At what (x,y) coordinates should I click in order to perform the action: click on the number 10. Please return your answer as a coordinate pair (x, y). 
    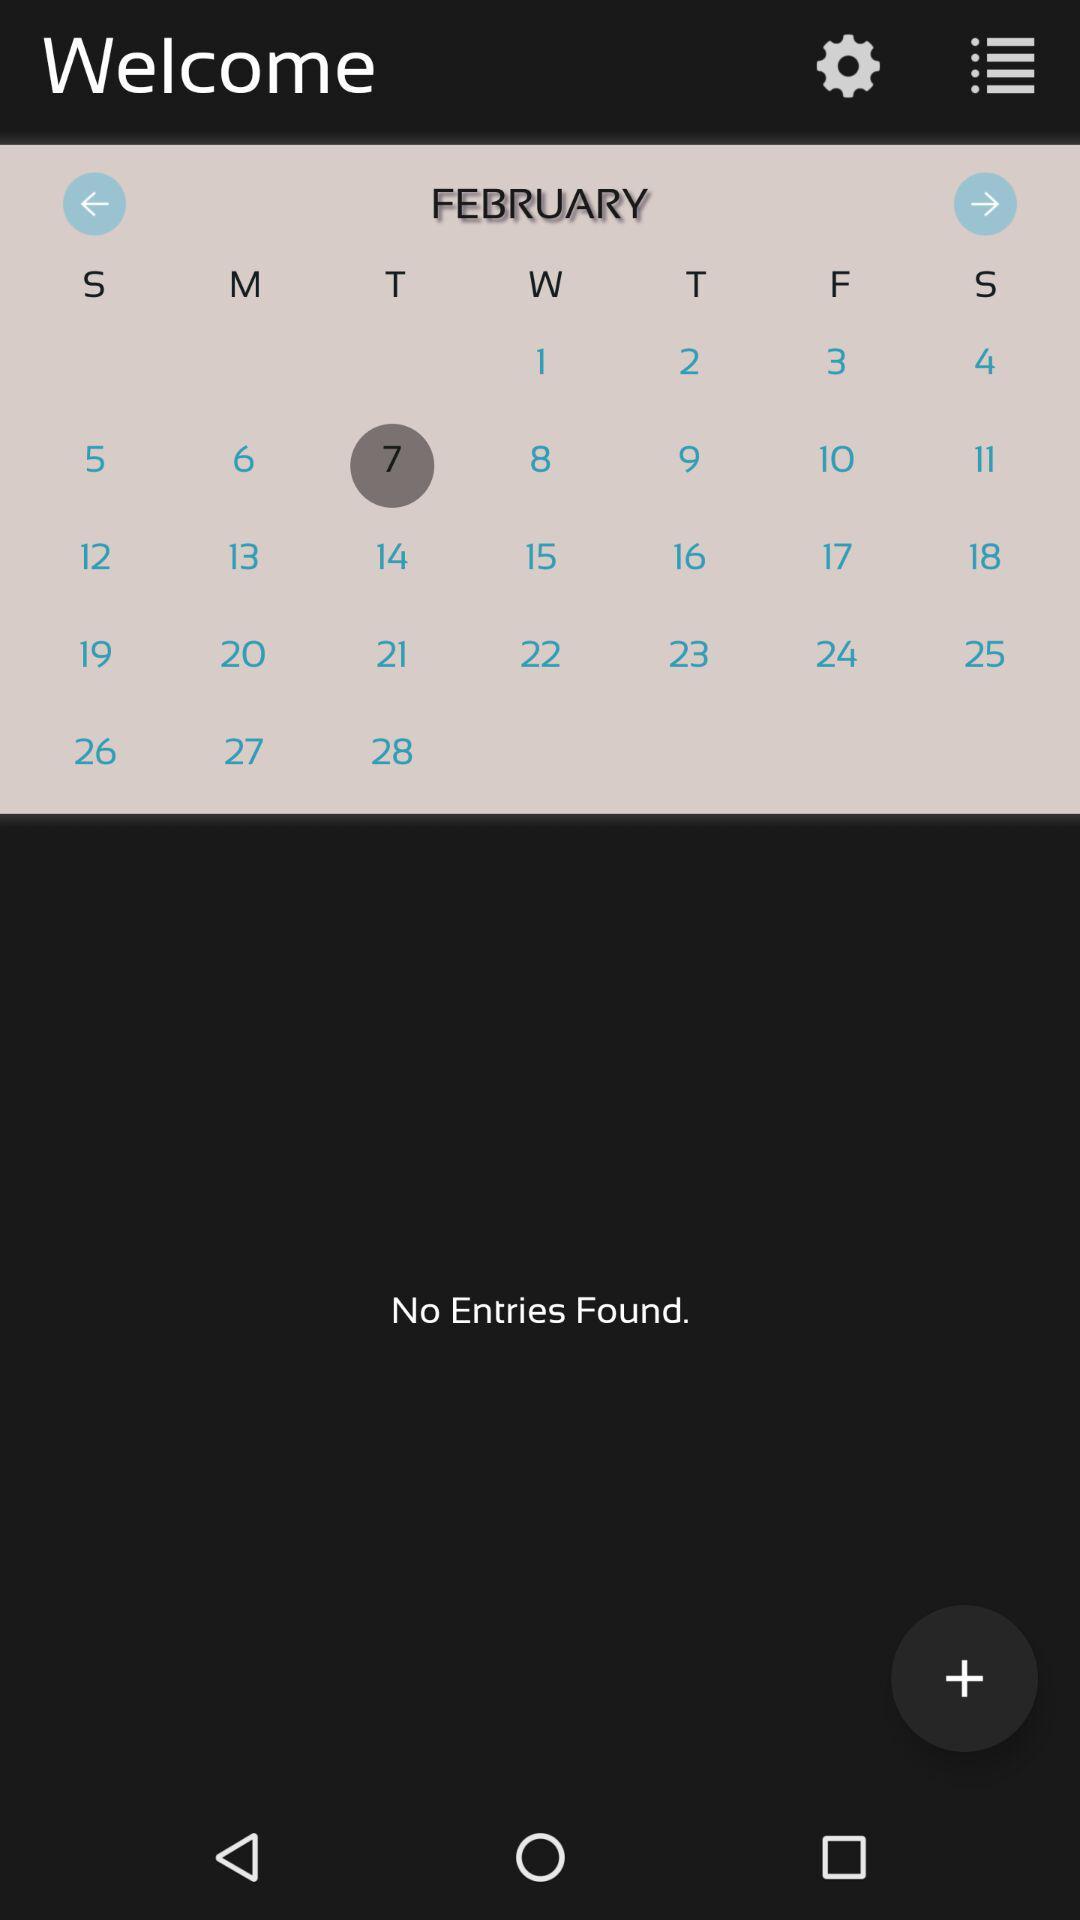
    Looking at the image, I should click on (837, 464).